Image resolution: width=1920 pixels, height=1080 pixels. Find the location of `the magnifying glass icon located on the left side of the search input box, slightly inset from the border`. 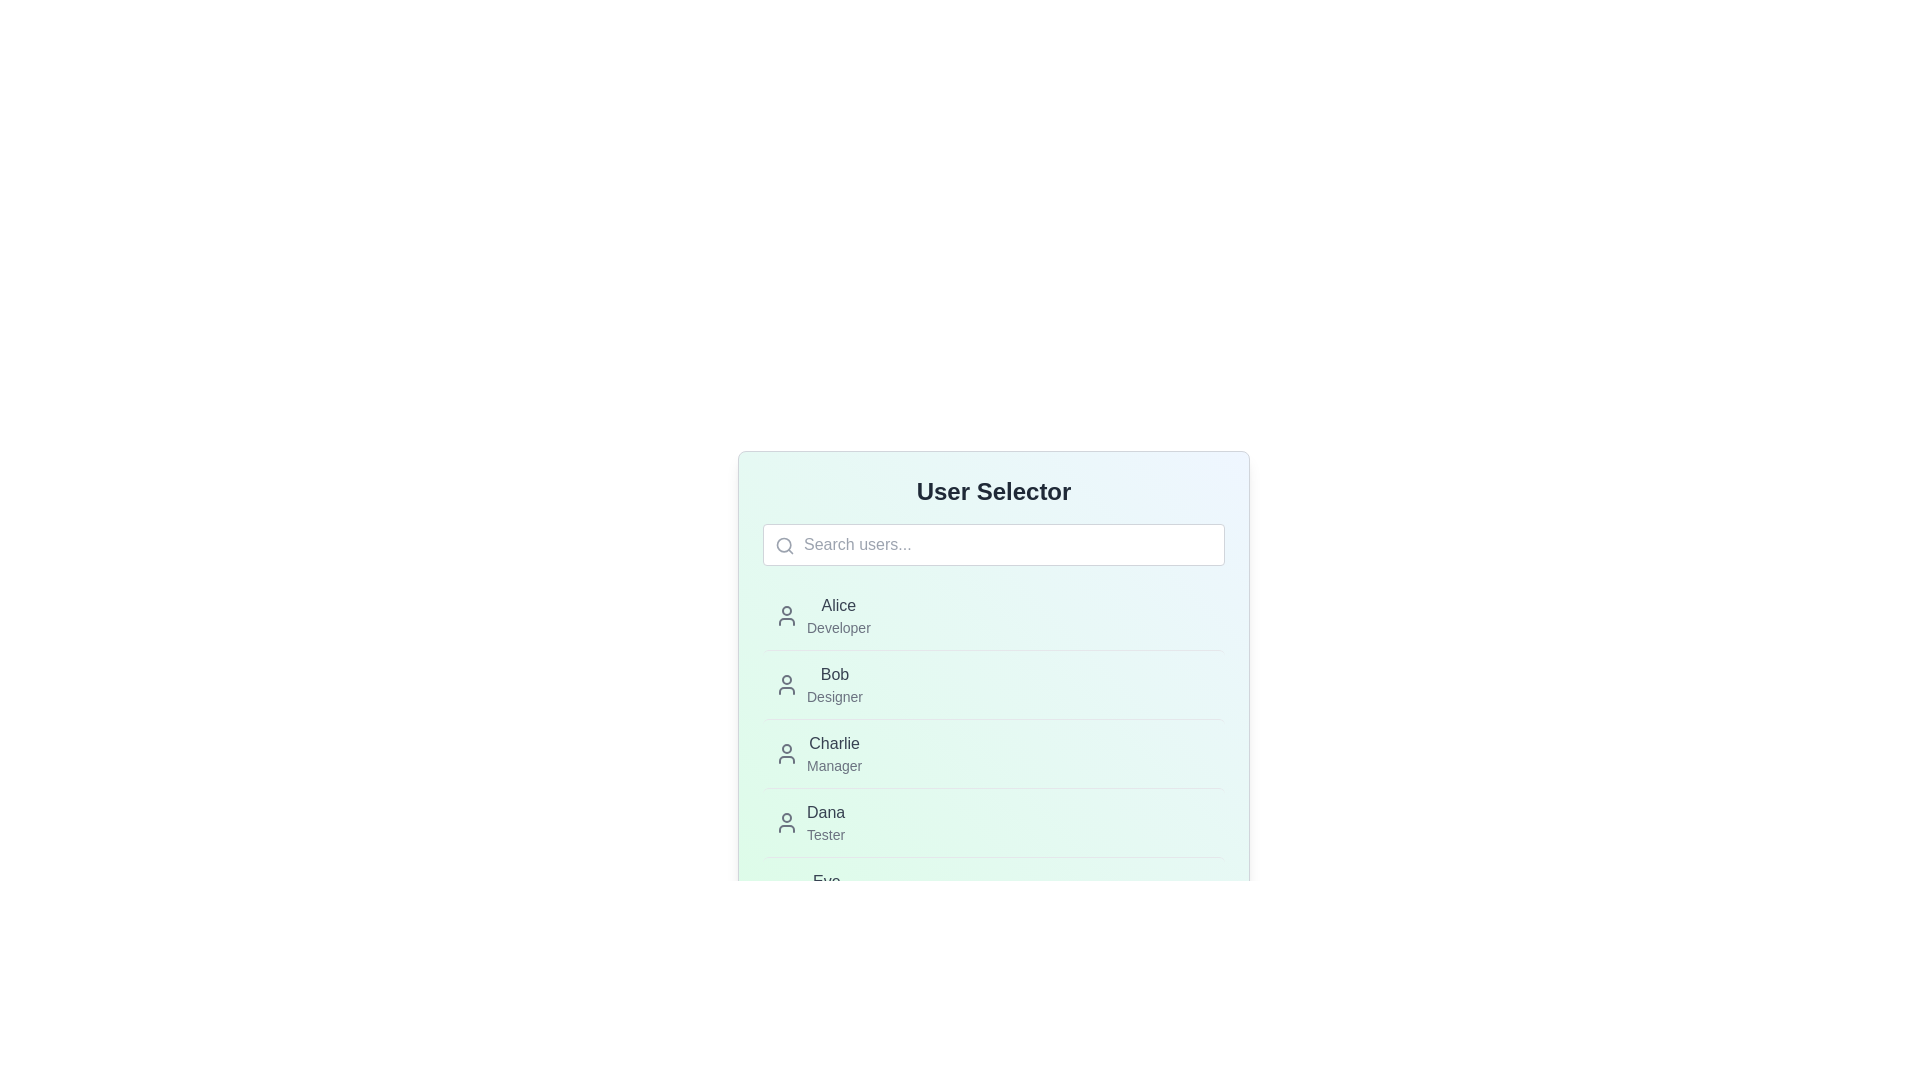

the magnifying glass icon located on the left side of the search input box, slightly inset from the border is located at coordinates (784, 546).